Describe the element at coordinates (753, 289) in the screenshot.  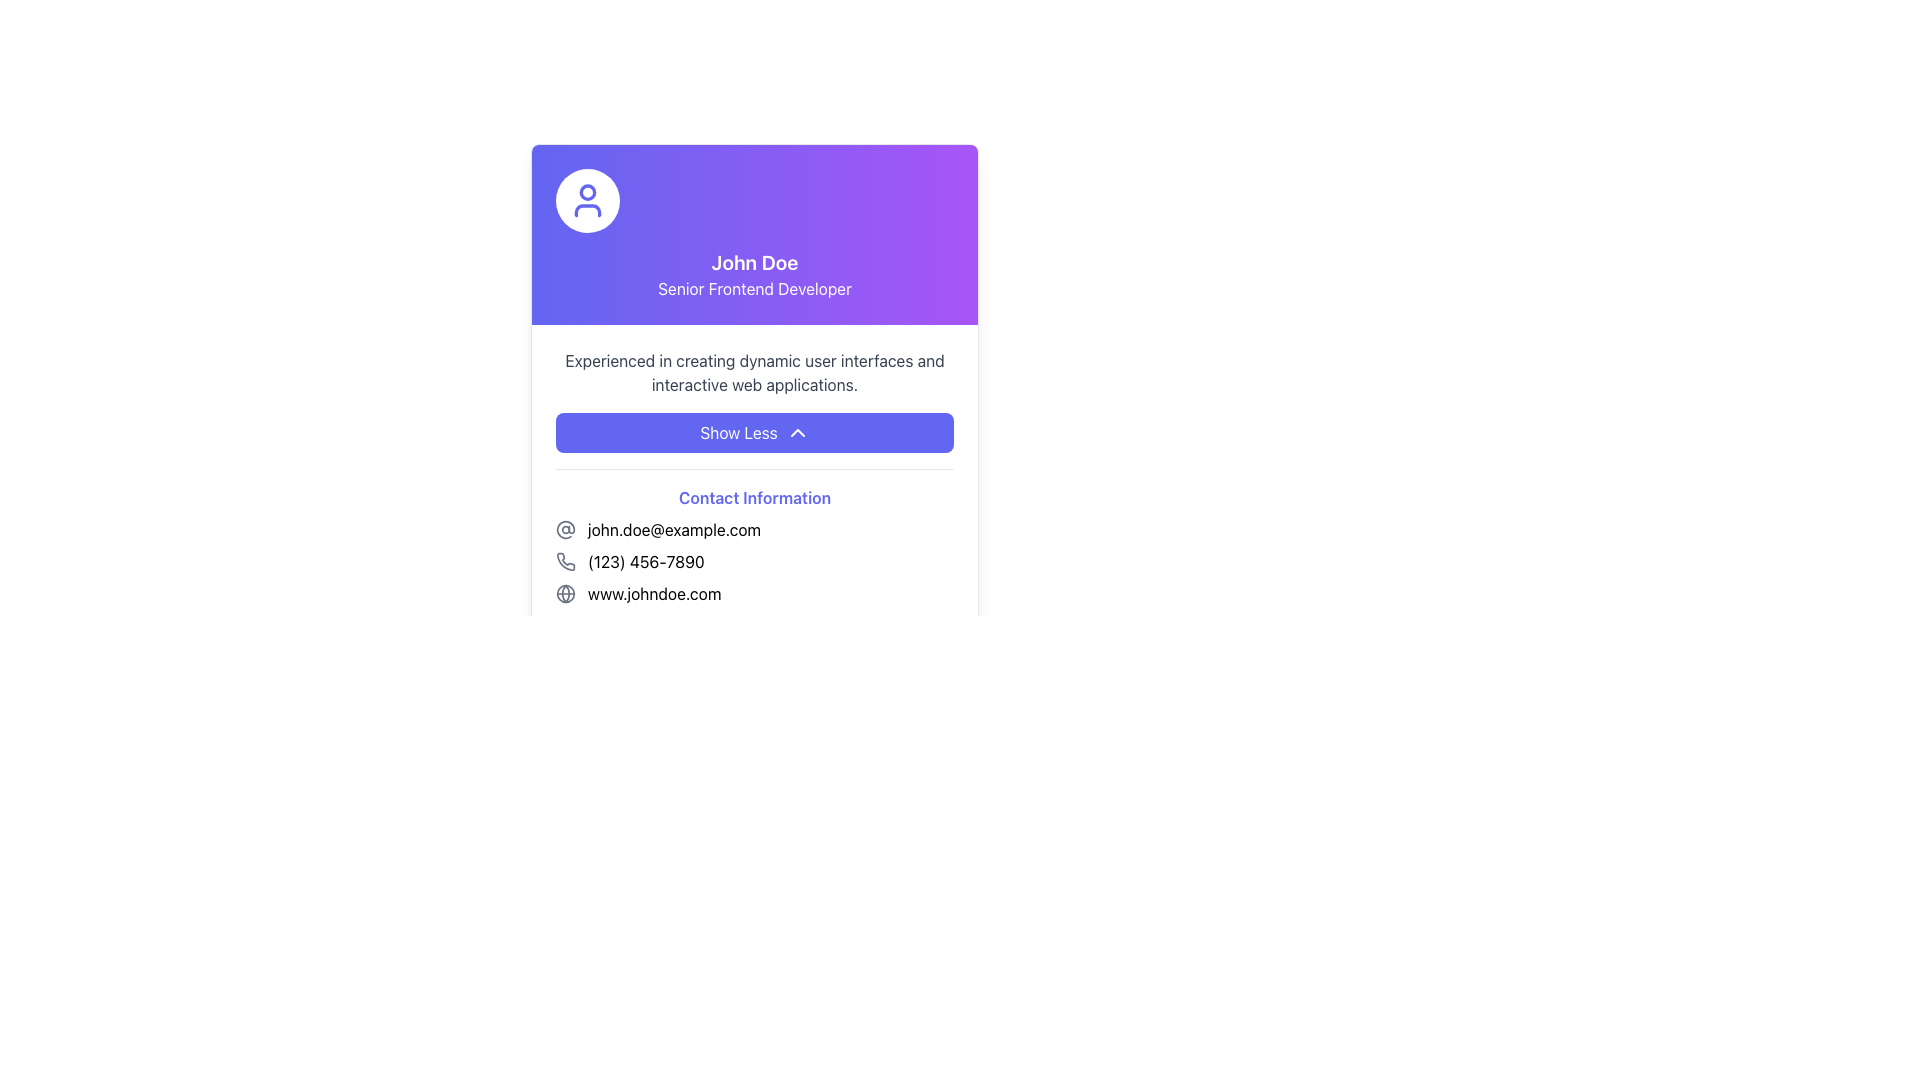
I see `the text label displaying 'Senior Frontend Developer', which is located below 'John Doe' and centered within the gradient background` at that location.